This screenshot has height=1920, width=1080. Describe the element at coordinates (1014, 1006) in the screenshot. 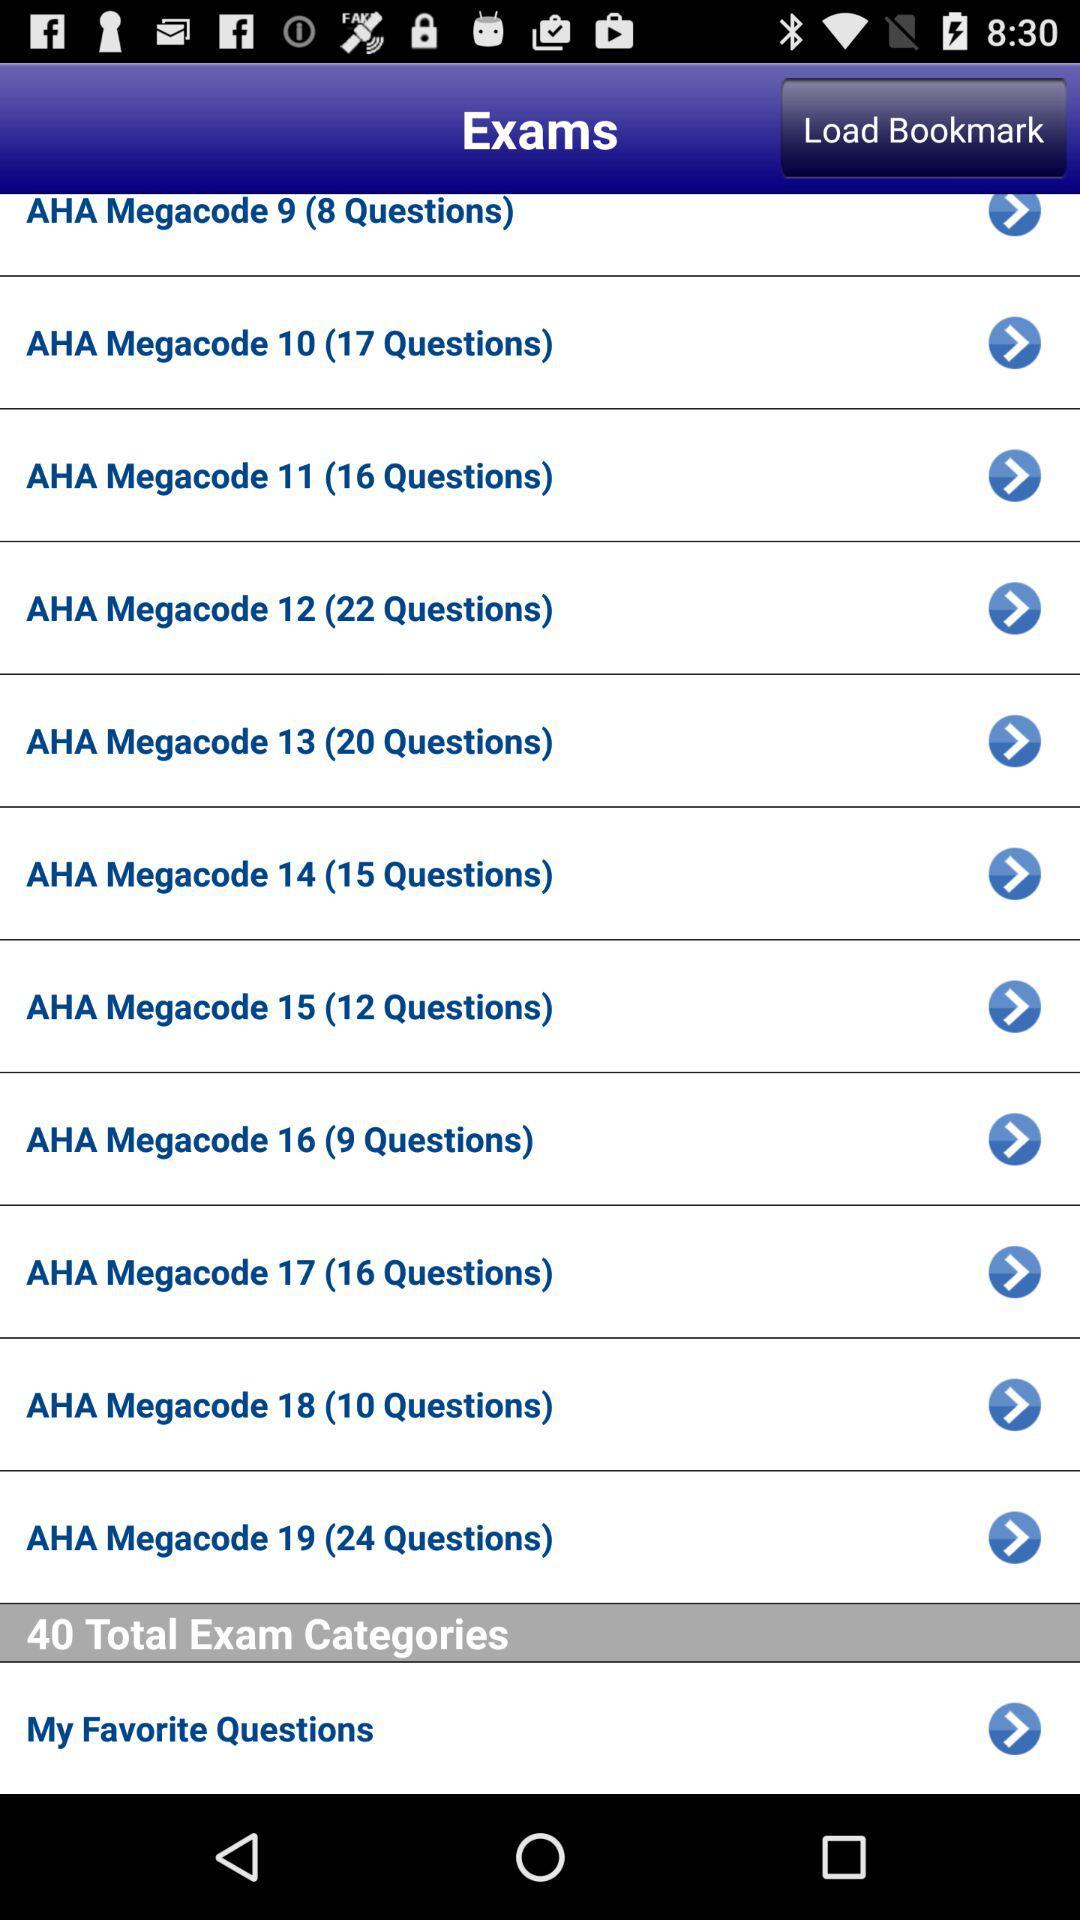

I see `details` at that location.